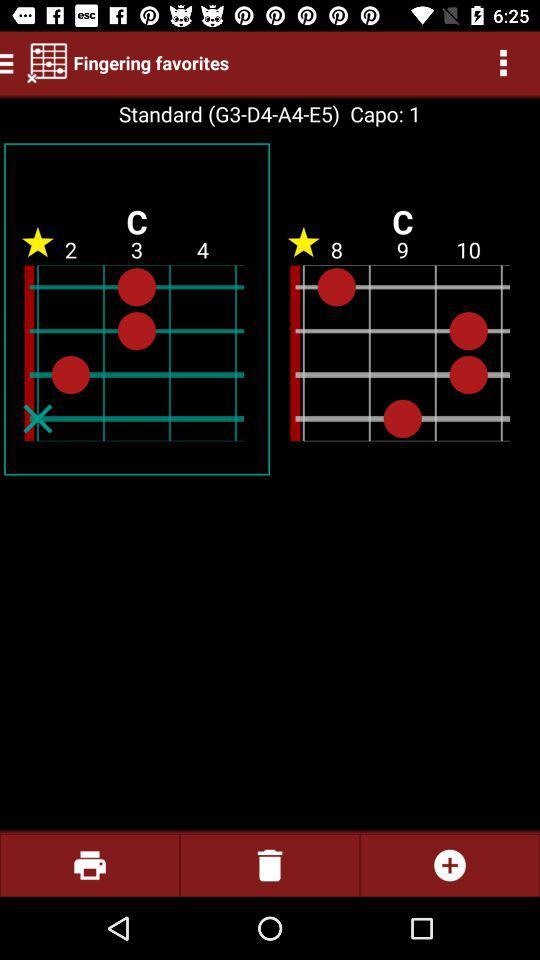 The height and width of the screenshot is (960, 540). I want to click on the standard g3 d4 item, so click(228, 114).